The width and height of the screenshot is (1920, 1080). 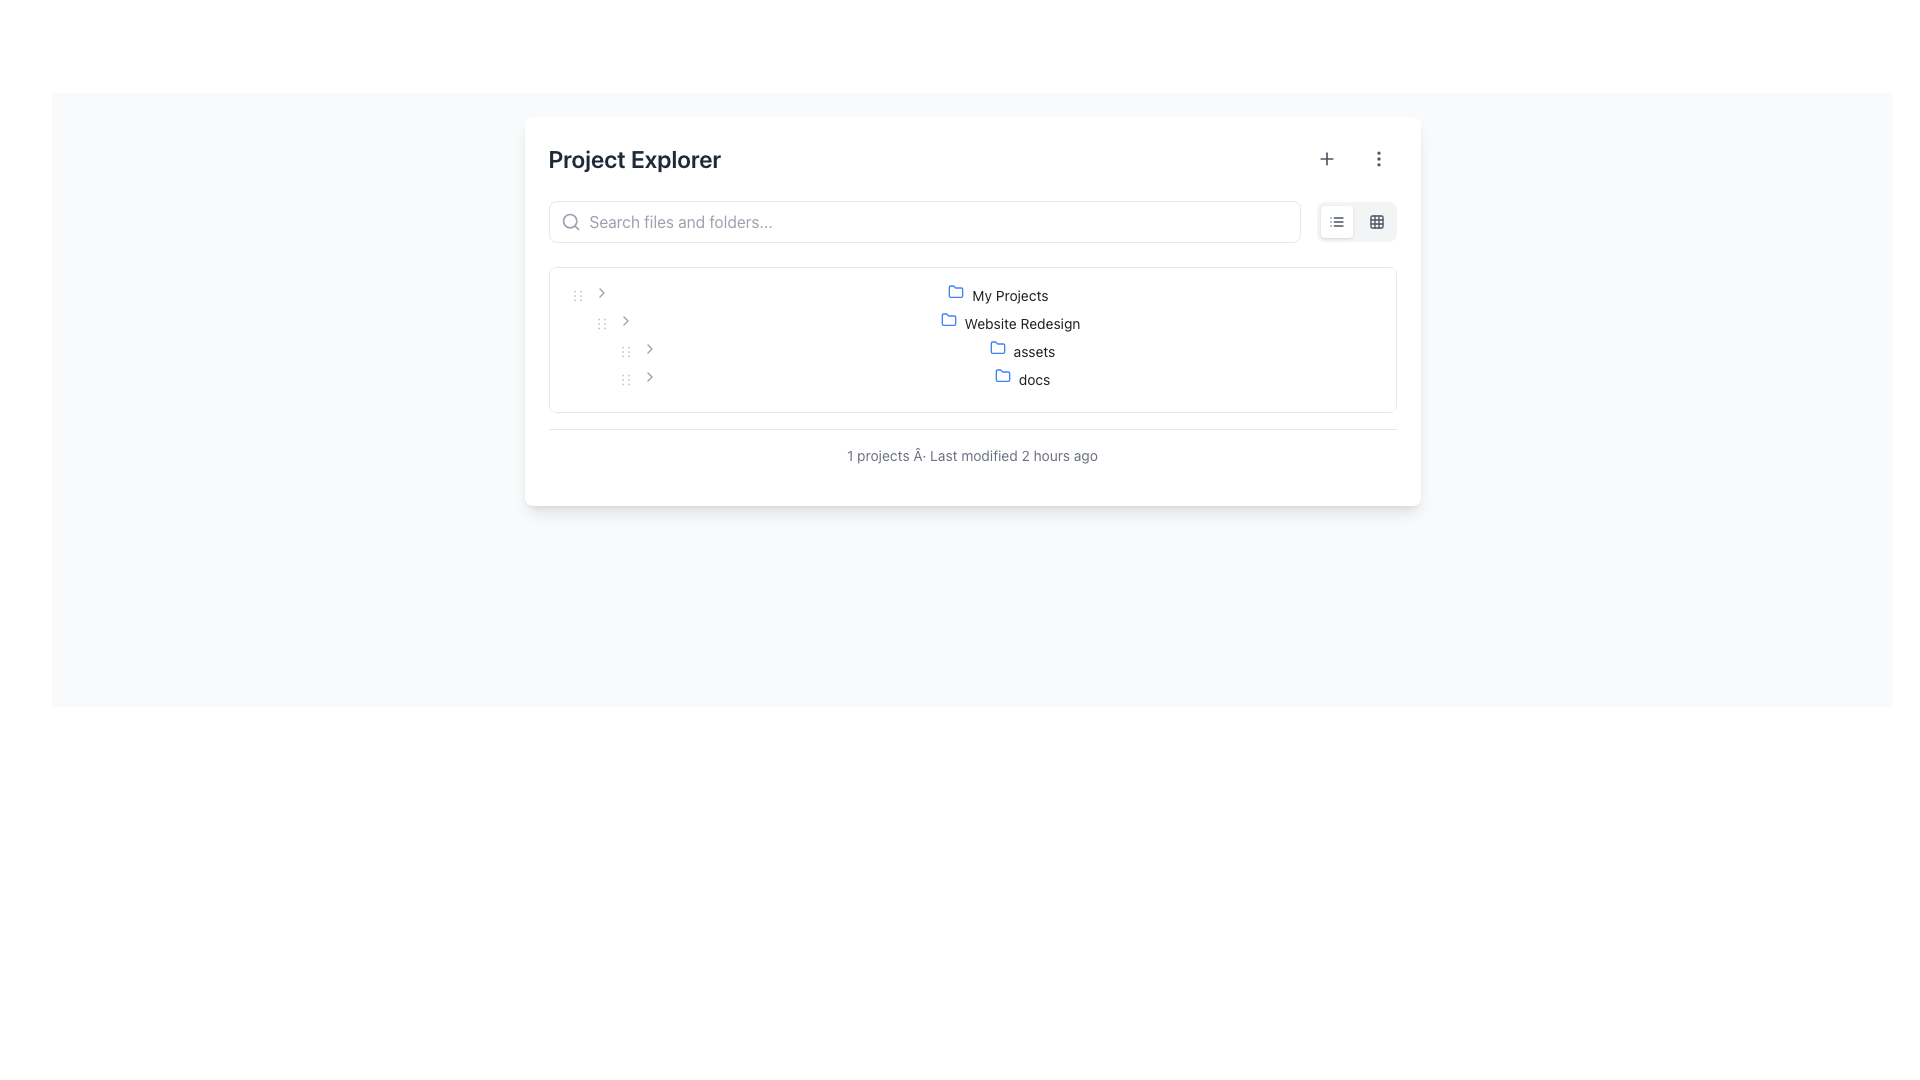 I want to click on the grid icon button located in the top-right corner of the interface, so click(x=1375, y=222).